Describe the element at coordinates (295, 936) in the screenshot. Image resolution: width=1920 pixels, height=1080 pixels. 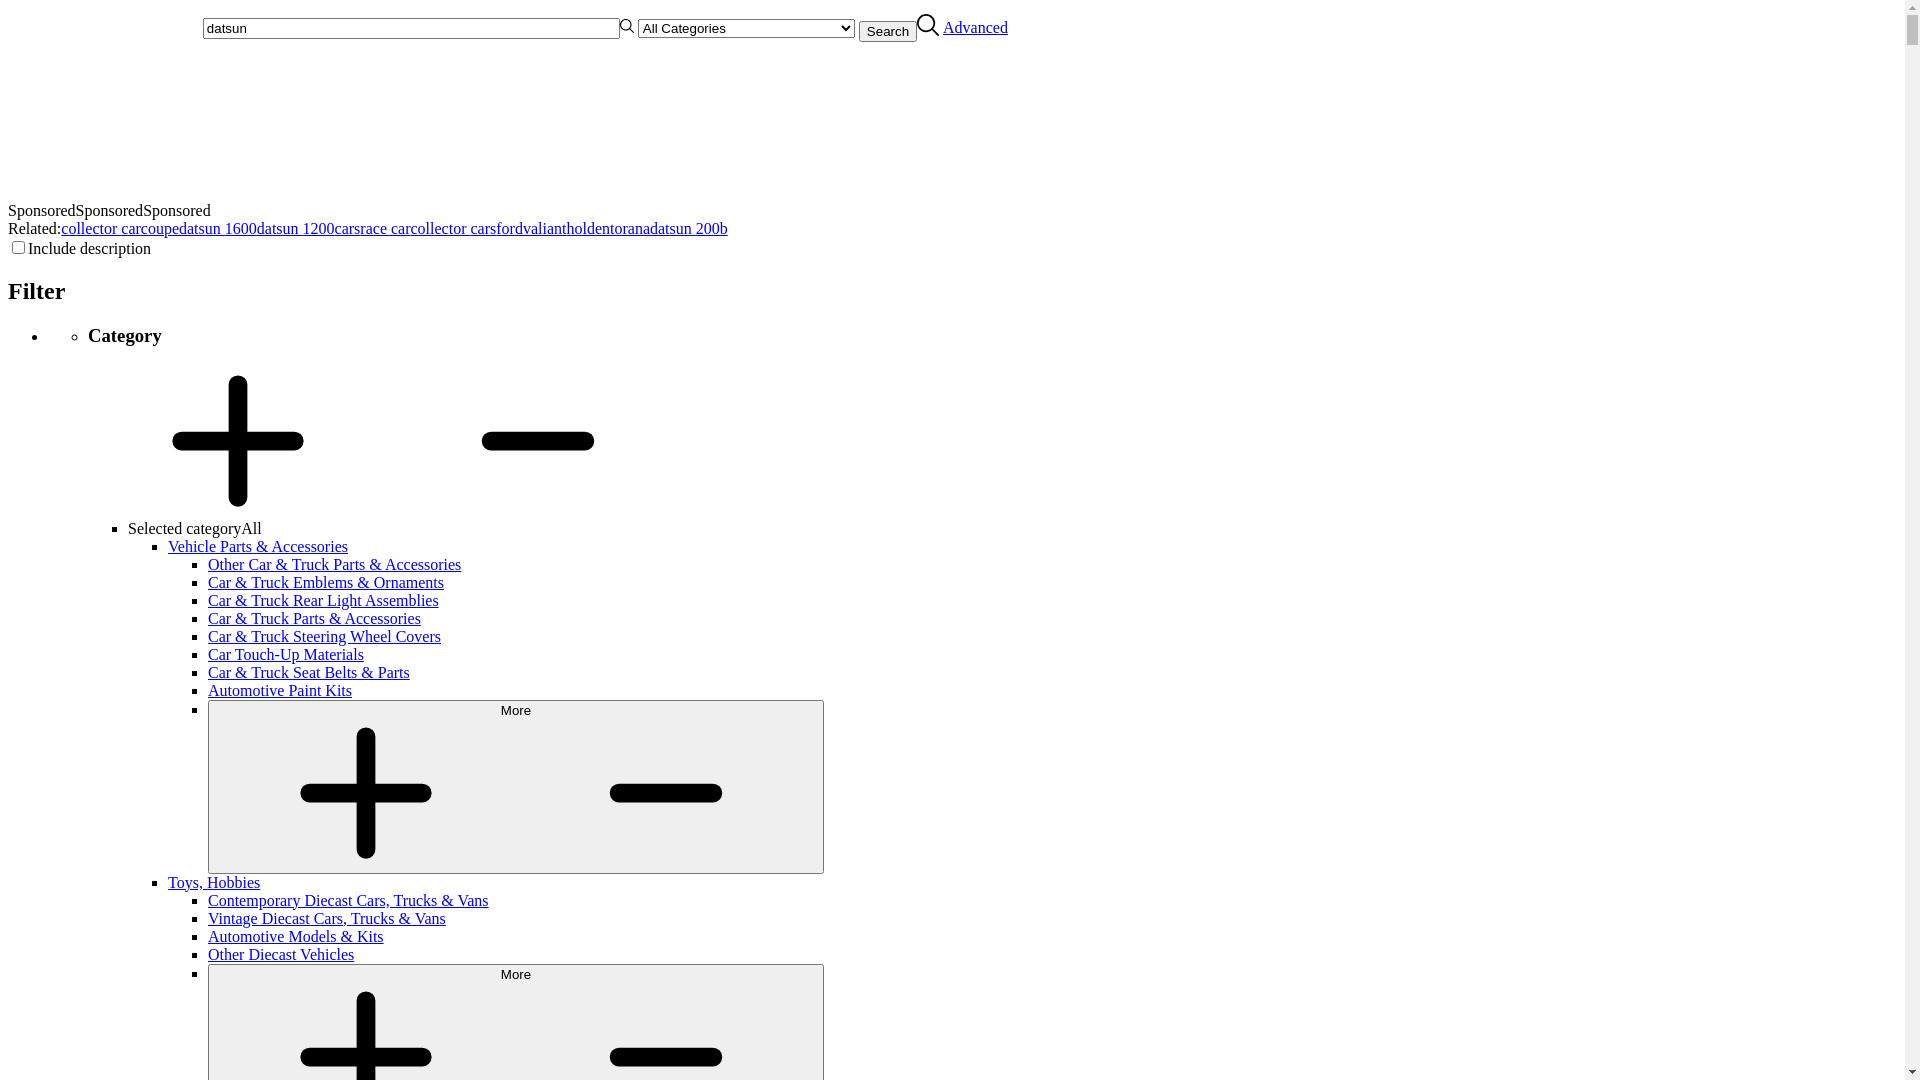
I see `'Automotive Models & Kits'` at that location.